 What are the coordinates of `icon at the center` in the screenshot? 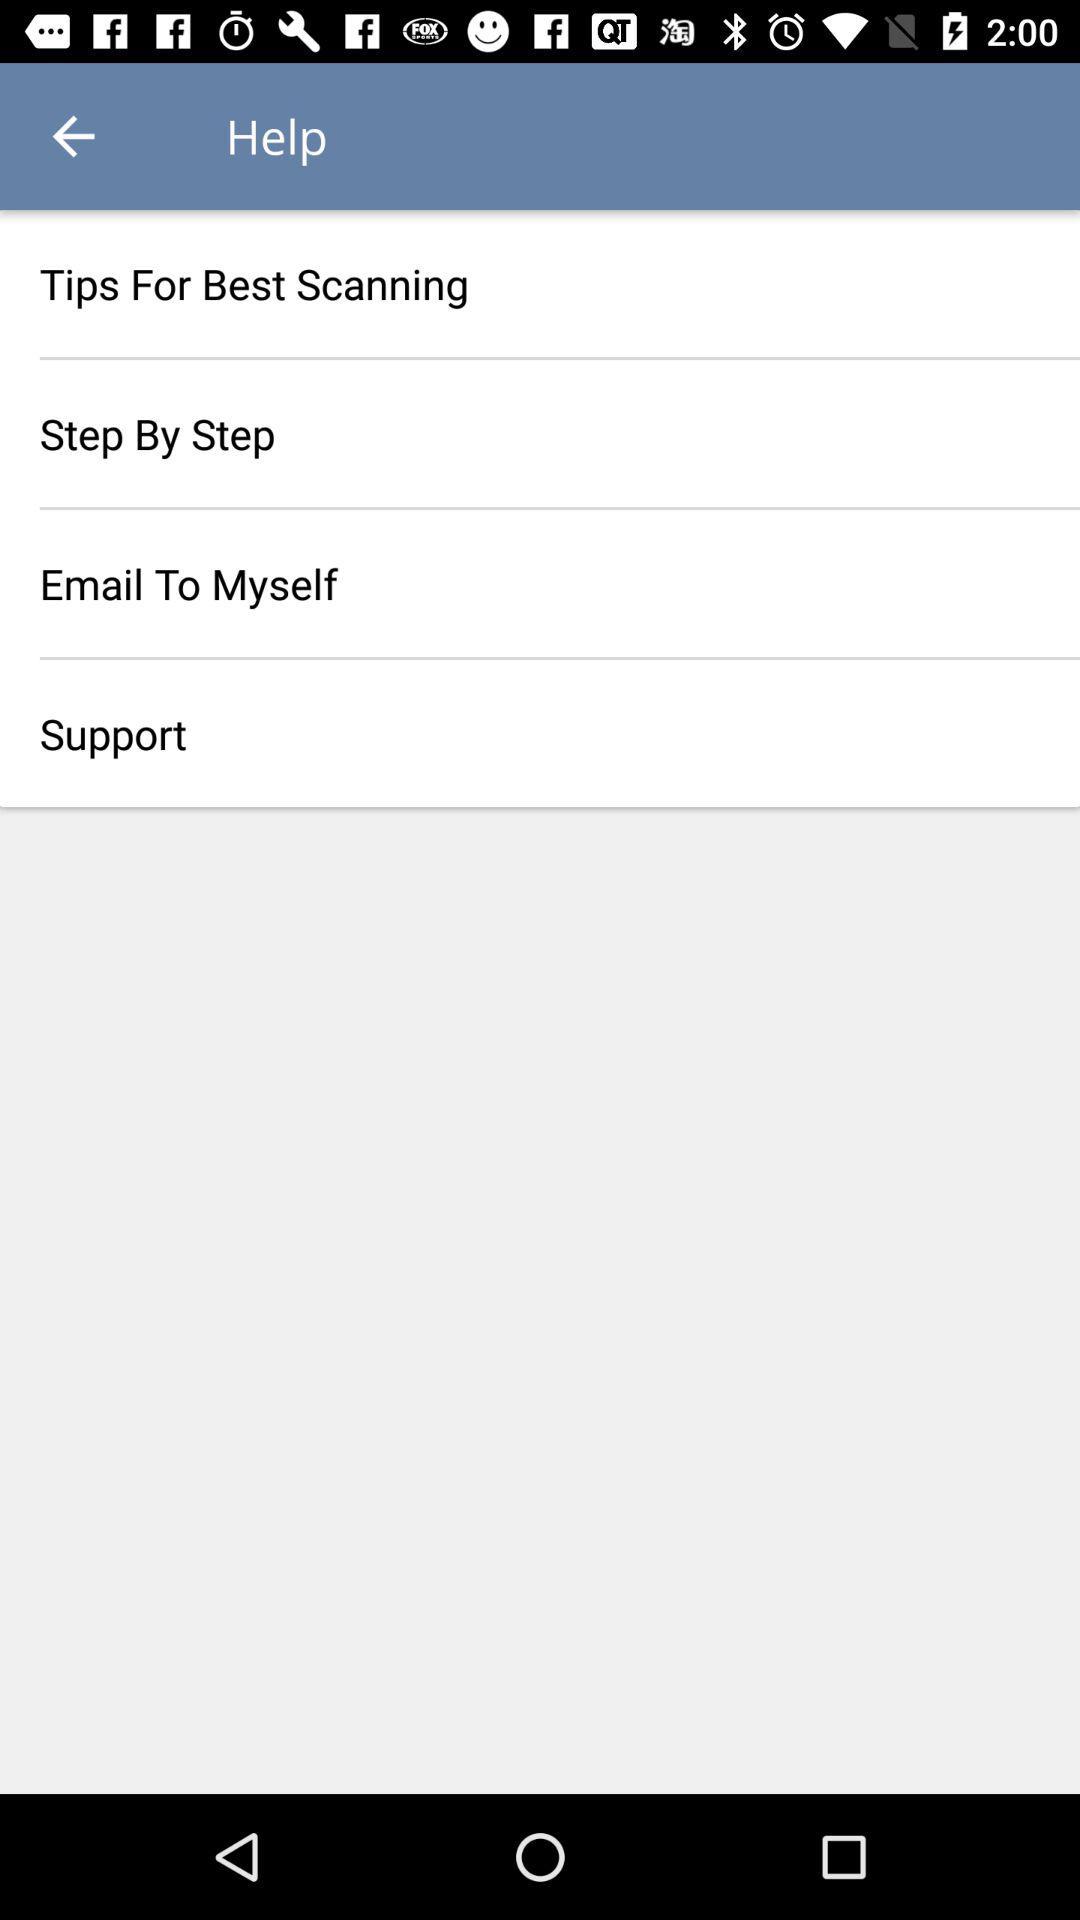 It's located at (540, 732).